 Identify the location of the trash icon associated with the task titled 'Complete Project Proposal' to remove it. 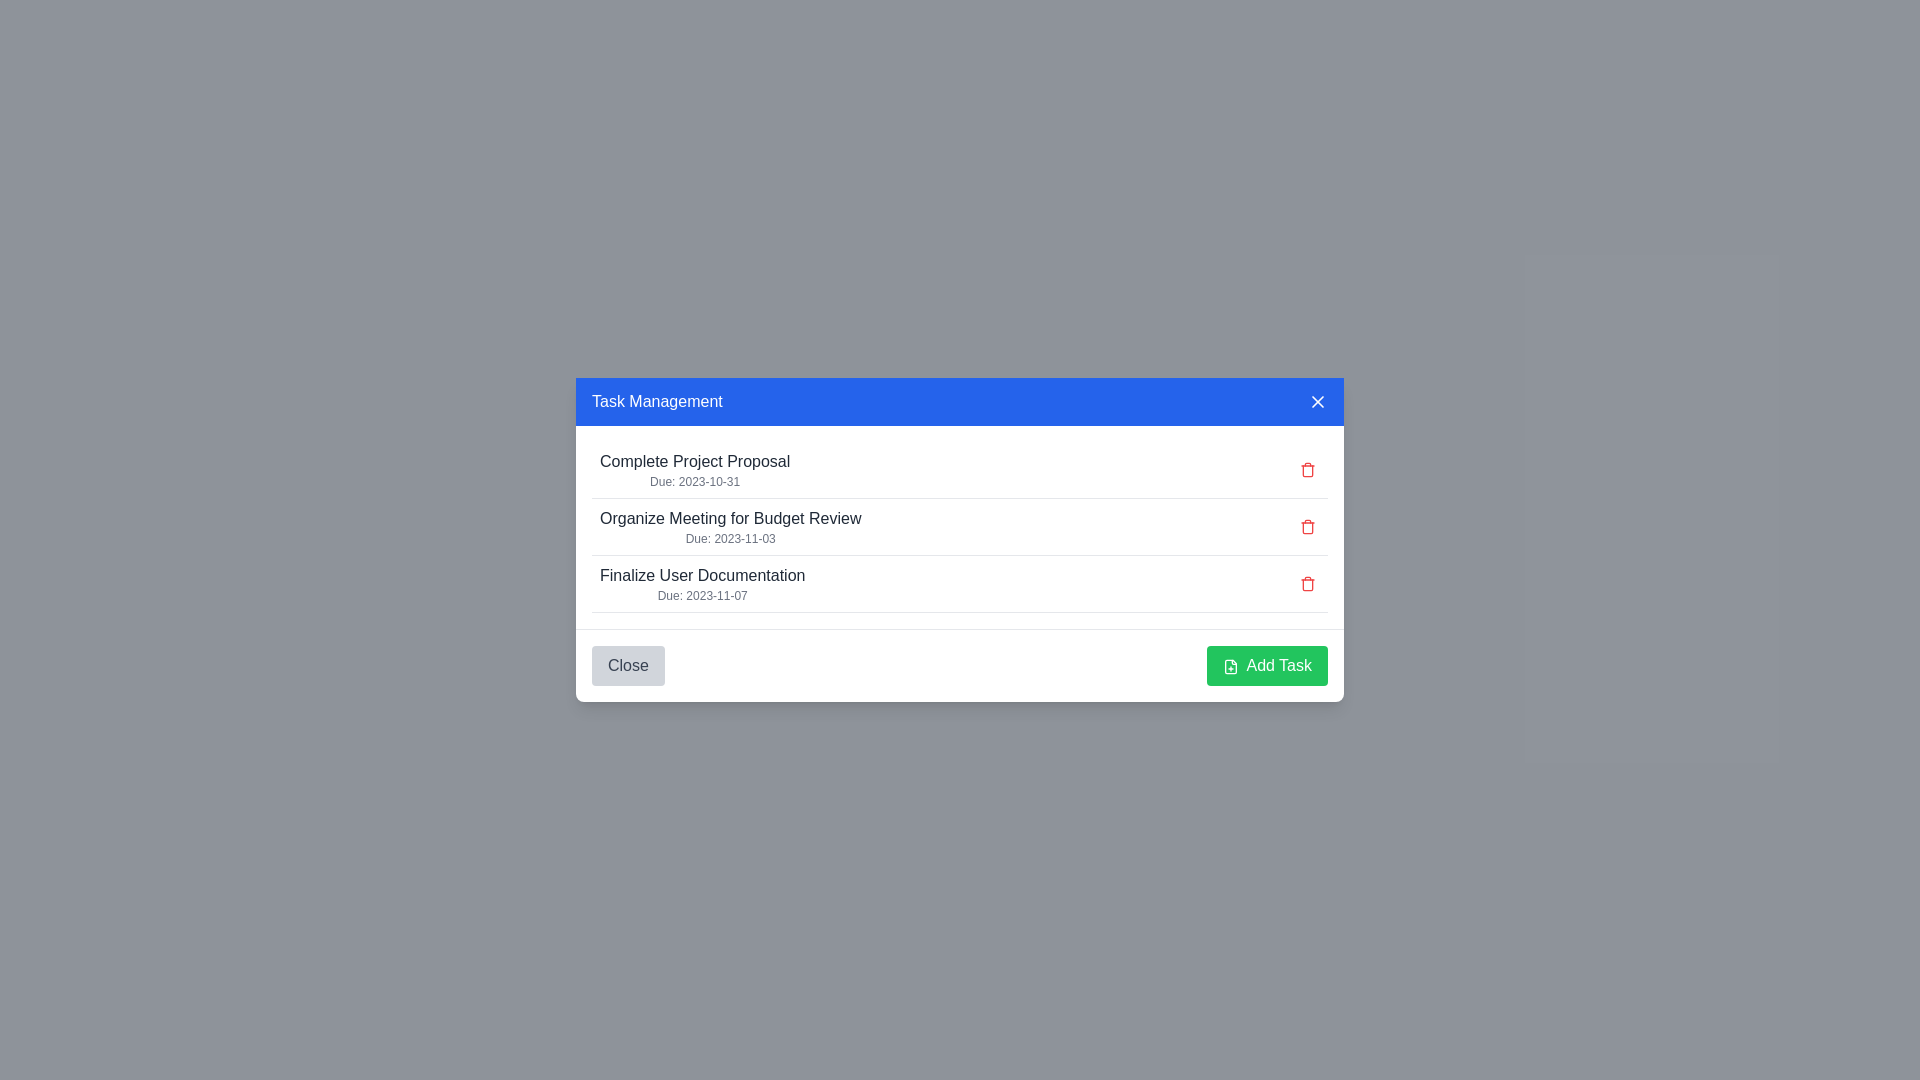
(1308, 470).